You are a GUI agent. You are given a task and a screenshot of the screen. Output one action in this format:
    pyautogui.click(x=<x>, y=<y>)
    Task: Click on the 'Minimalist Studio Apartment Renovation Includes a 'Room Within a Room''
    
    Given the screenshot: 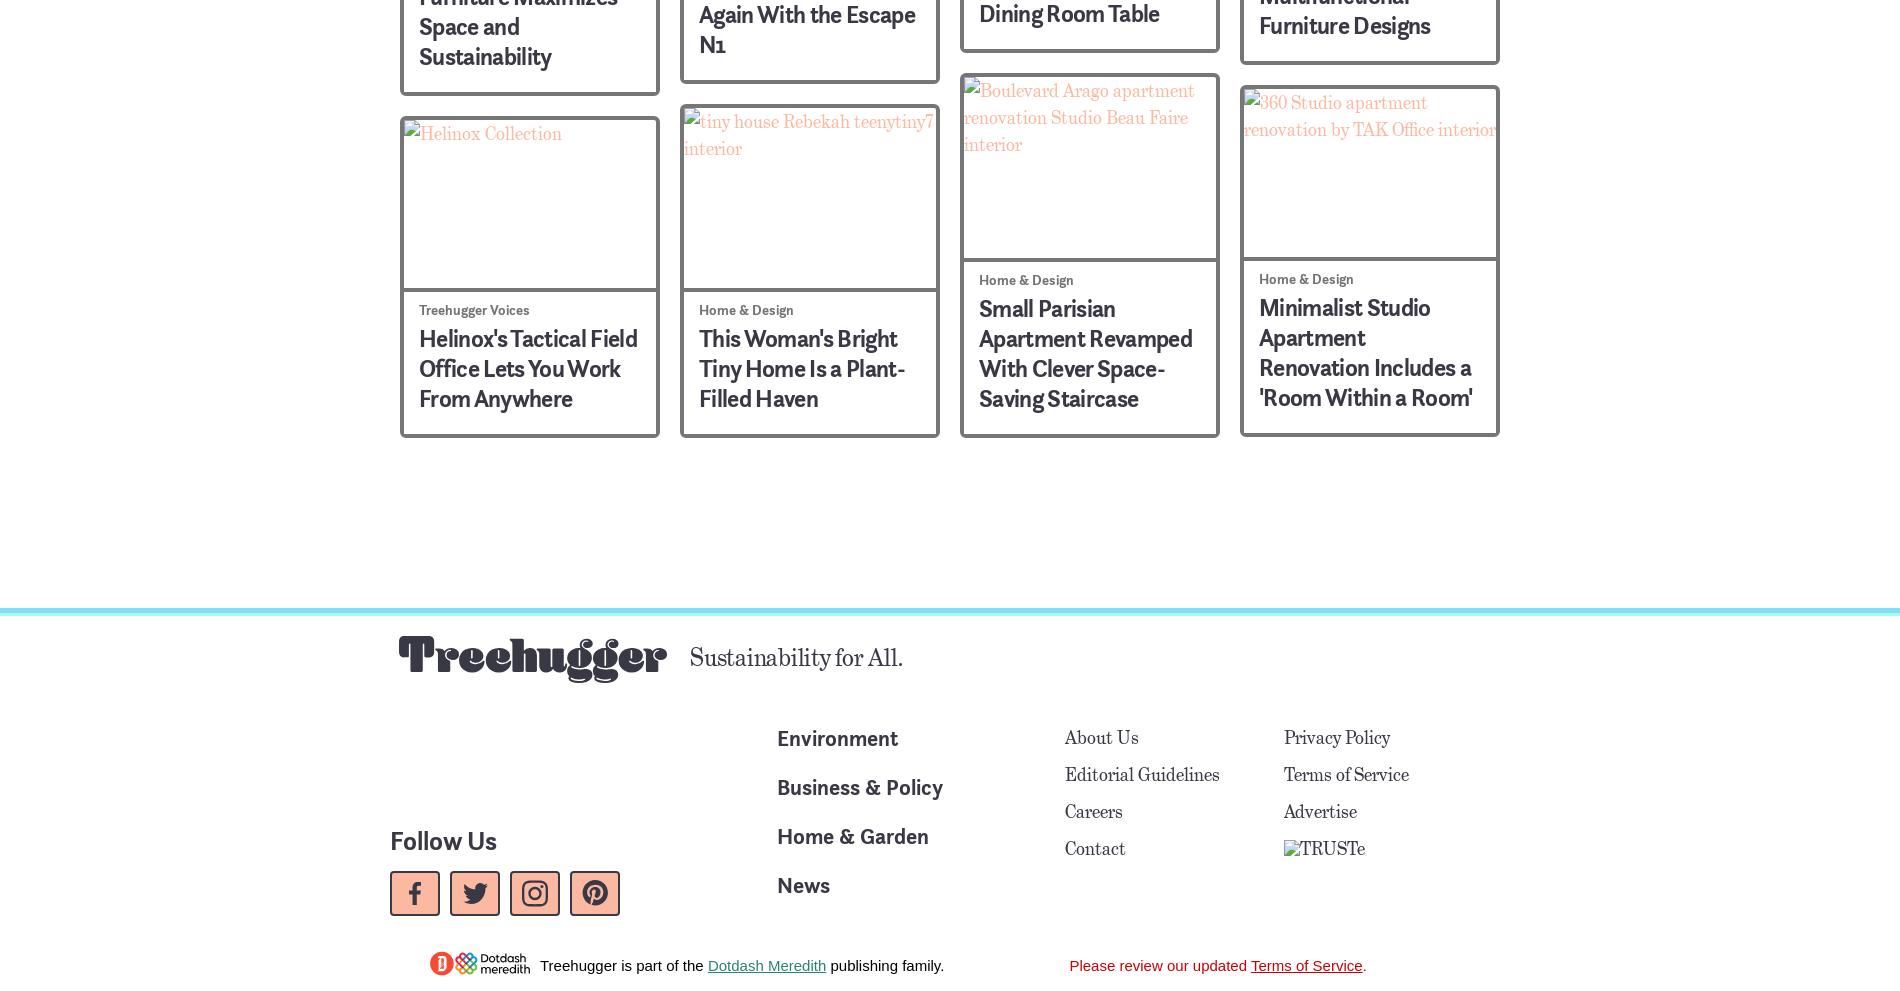 What is the action you would take?
    pyautogui.click(x=1364, y=352)
    